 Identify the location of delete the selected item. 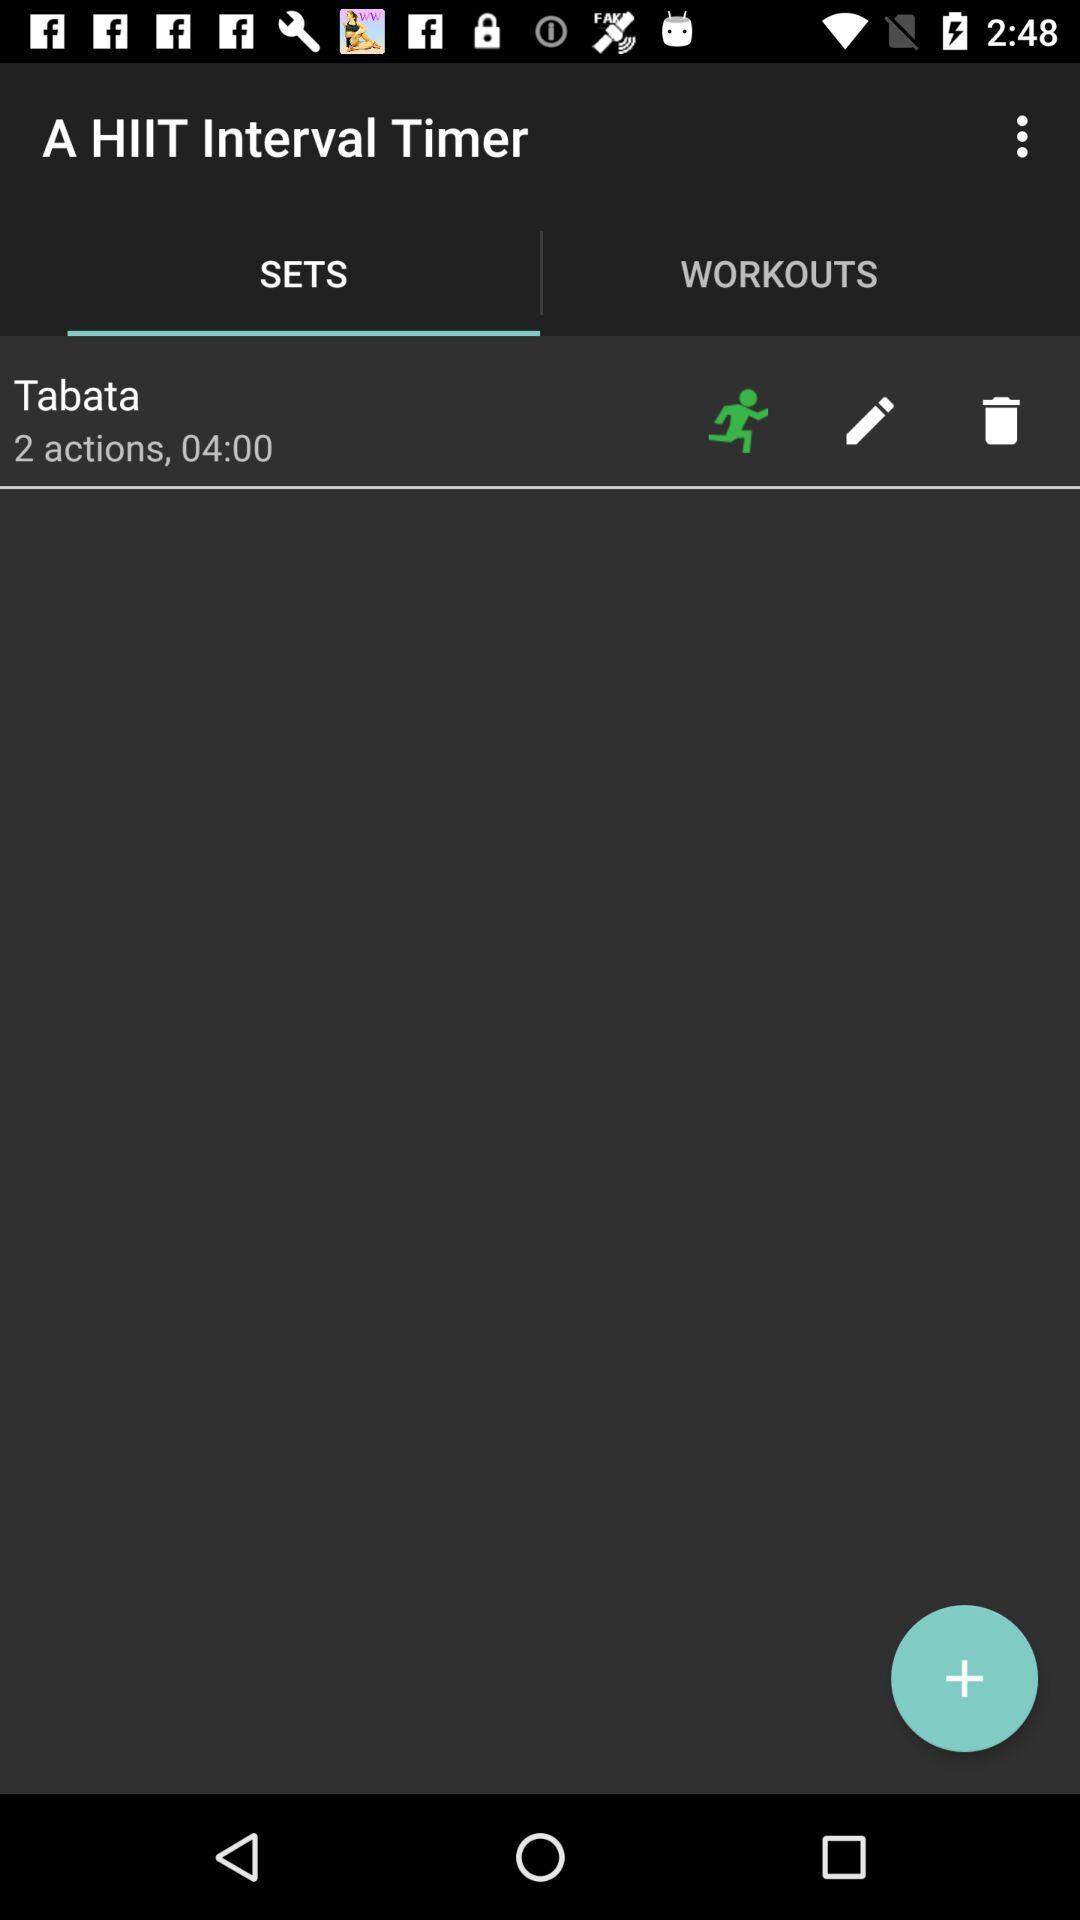
(1000, 419).